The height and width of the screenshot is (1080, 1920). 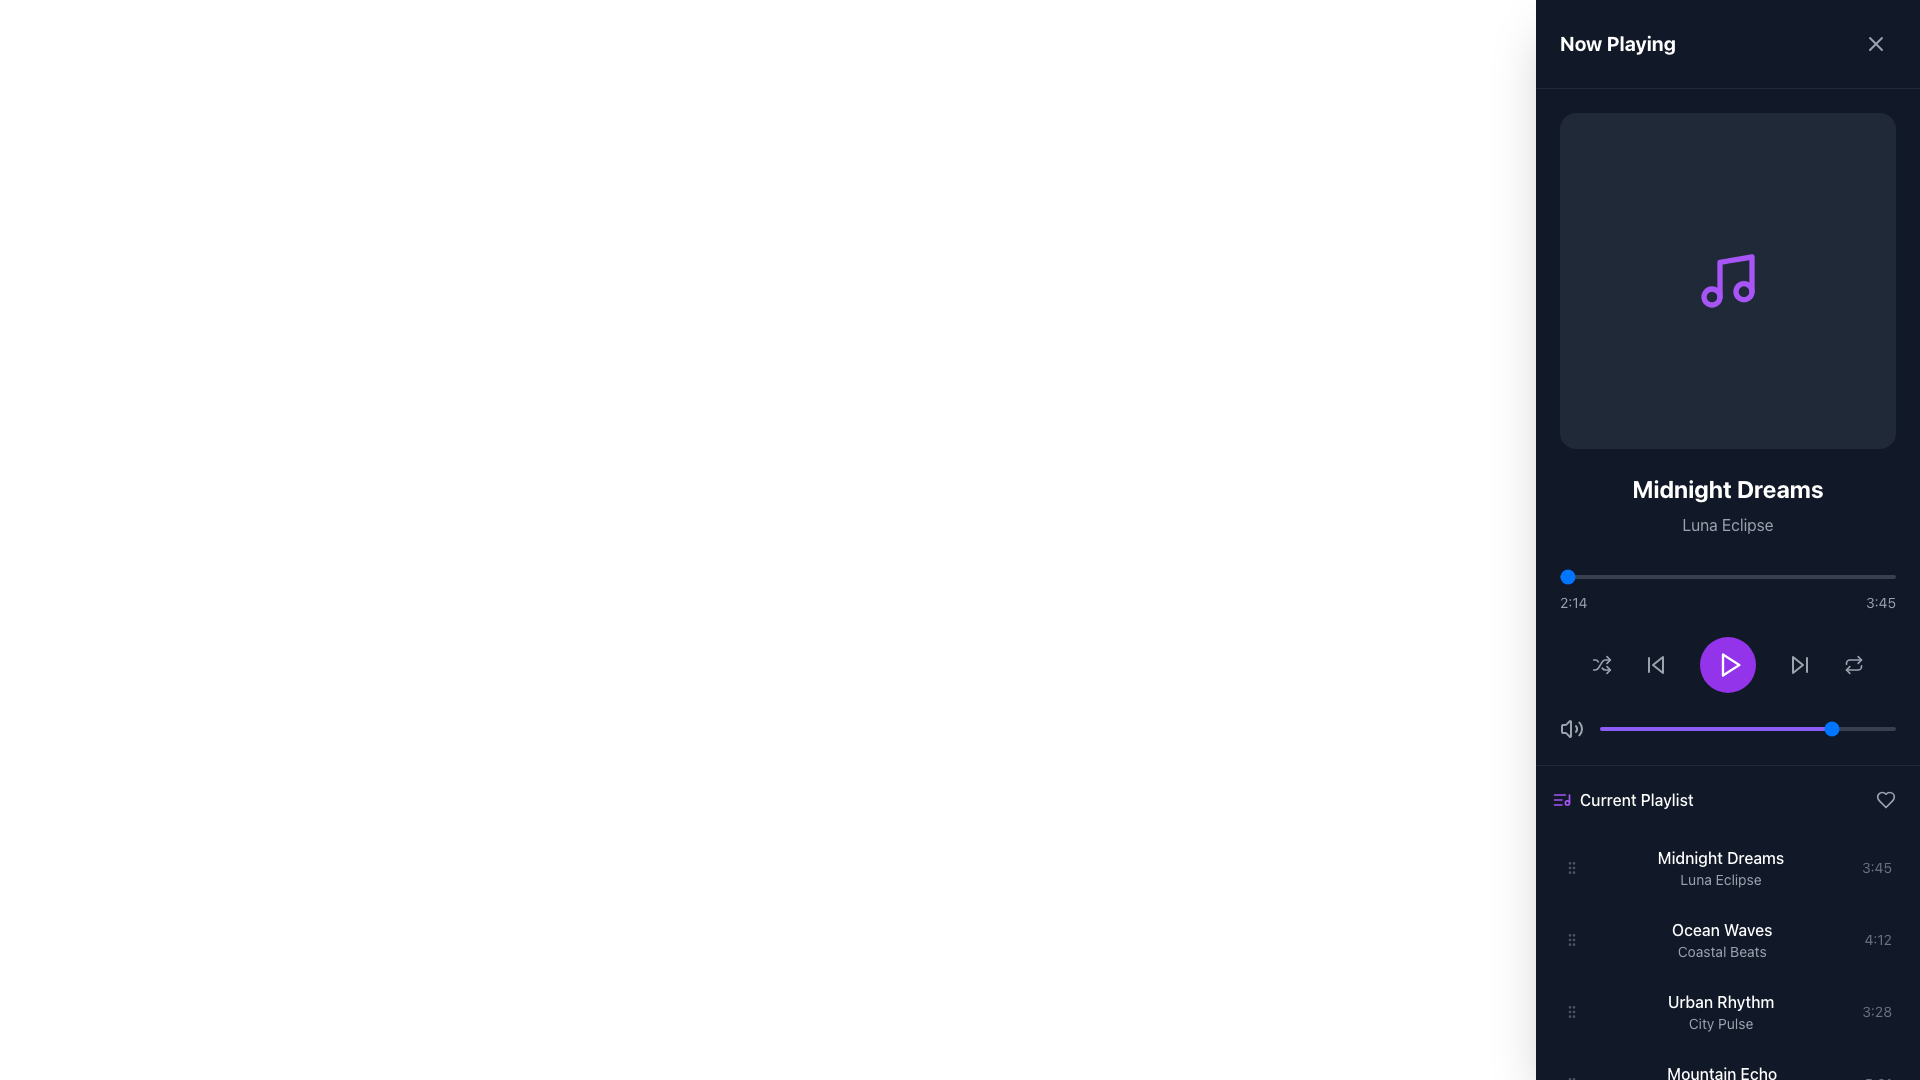 I want to click on the static text element displaying the title 'Urban Rhythm' in the 'Current Playlist' section, which is the first line of the entry above 'City Pulse', so click(x=1720, y=1002).